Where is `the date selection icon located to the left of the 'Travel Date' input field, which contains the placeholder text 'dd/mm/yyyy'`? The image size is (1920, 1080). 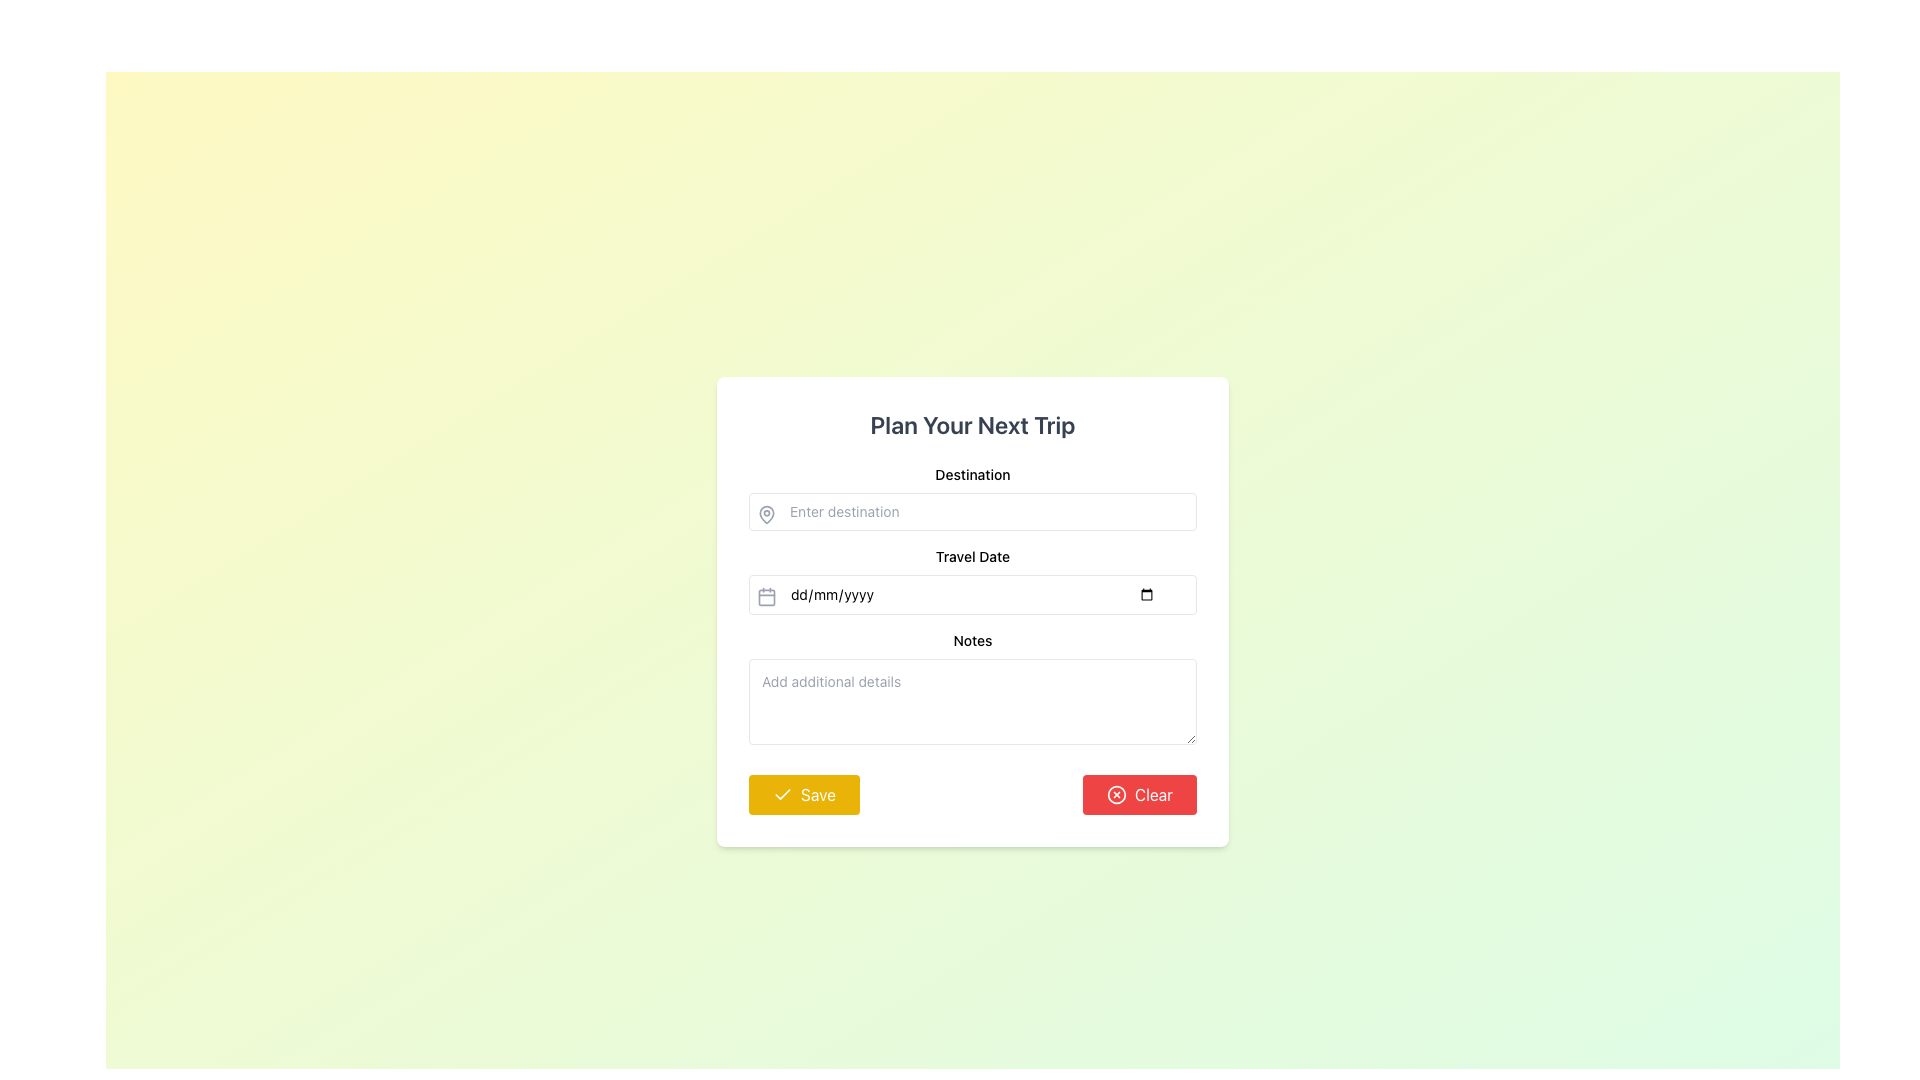 the date selection icon located to the left of the 'Travel Date' input field, which contains the placeholder text 'dd/mm/yyyy' is located at coordinates (766, 596).